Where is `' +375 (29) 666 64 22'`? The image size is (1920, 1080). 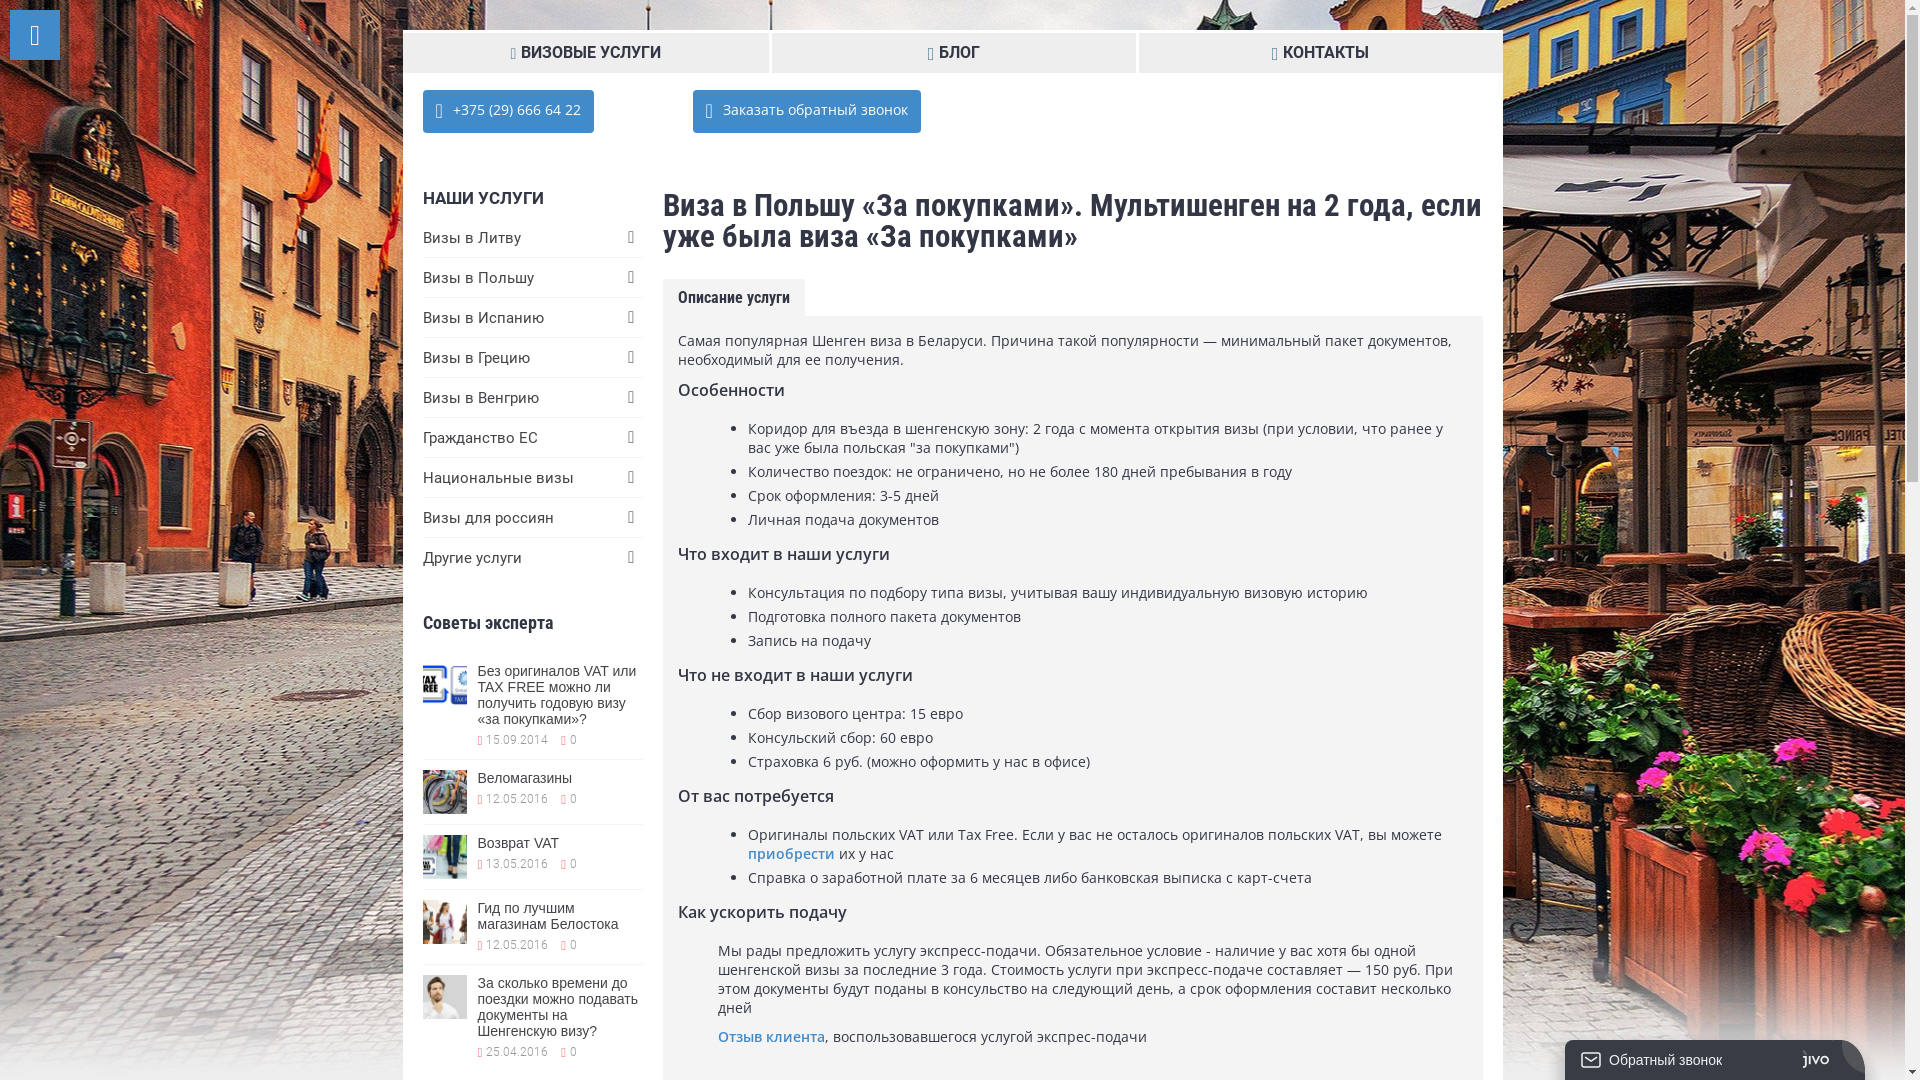 ' +375 (29) 666 64 22' is located at coordinates (507, 111).